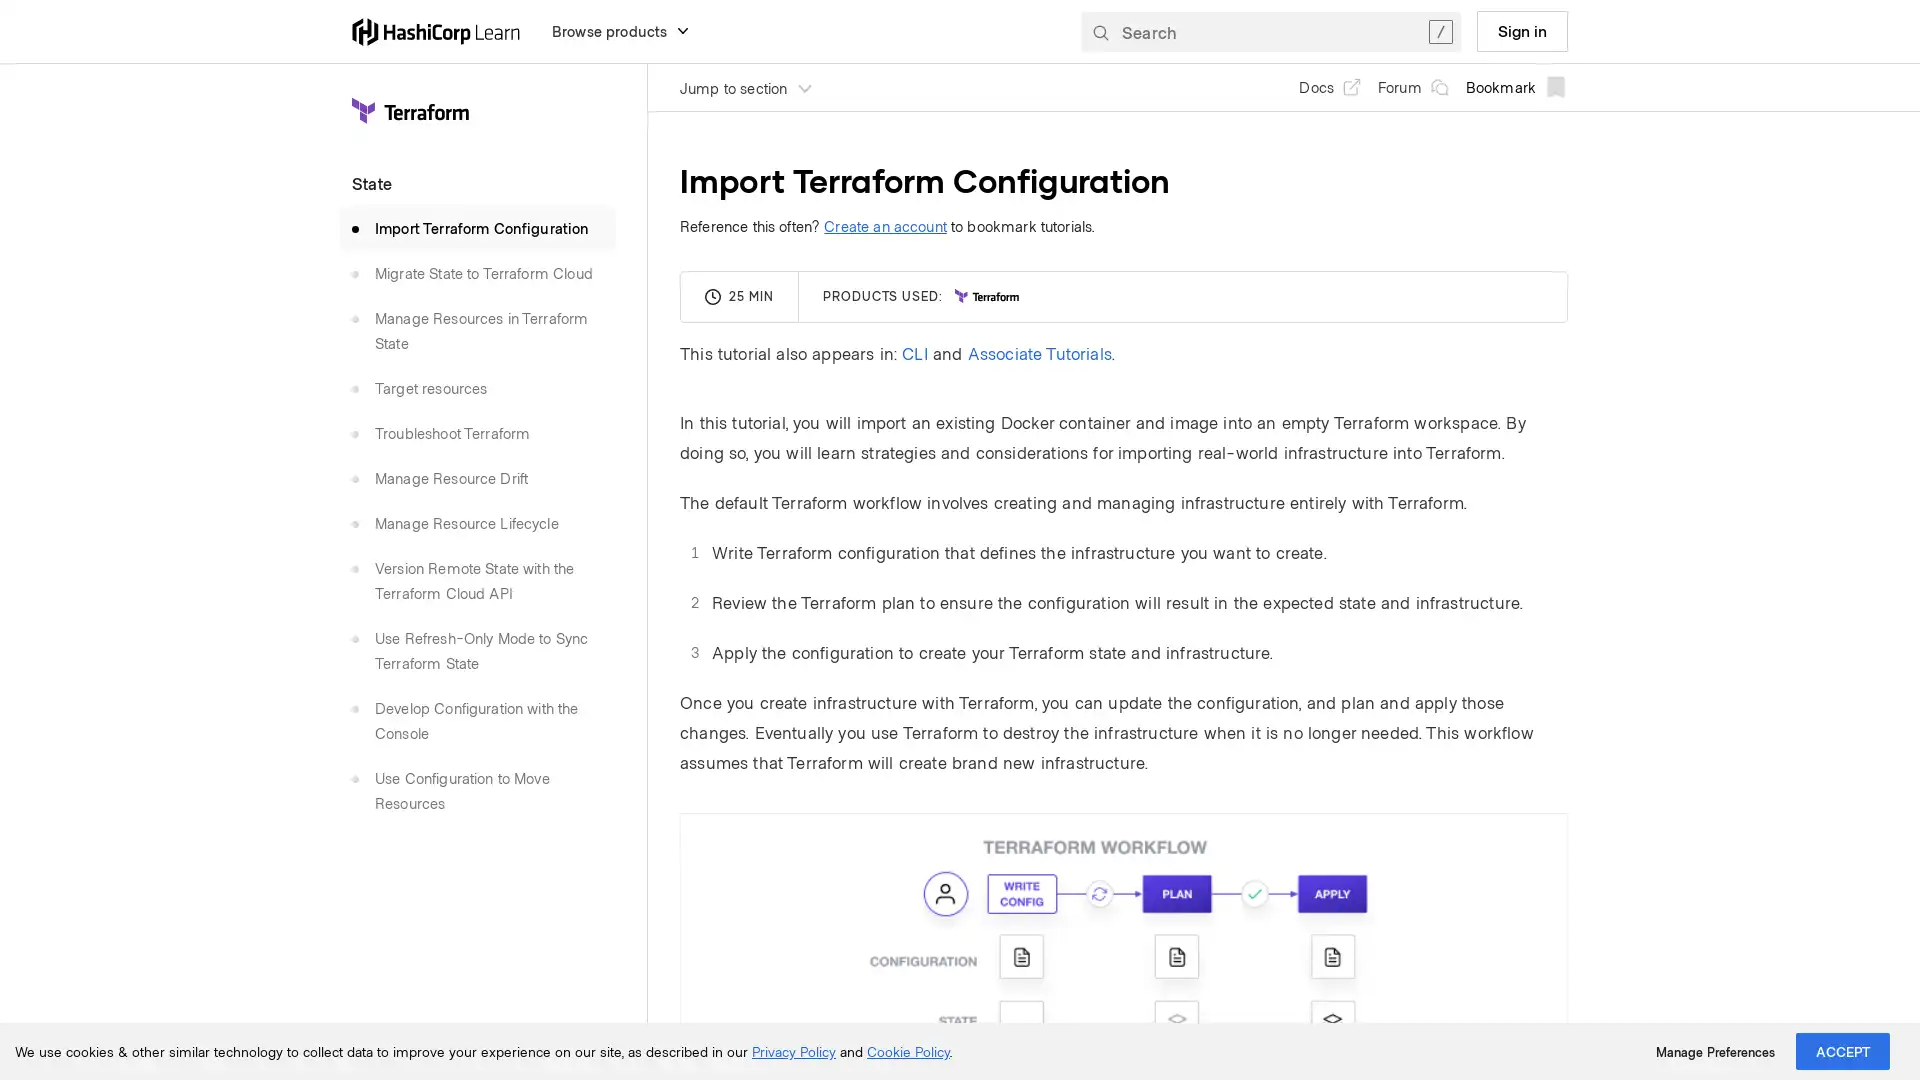  What do you see at coordinates (1521, 30) in the screenshot?
I see `Sign in` at bounding box center [1521, 30].